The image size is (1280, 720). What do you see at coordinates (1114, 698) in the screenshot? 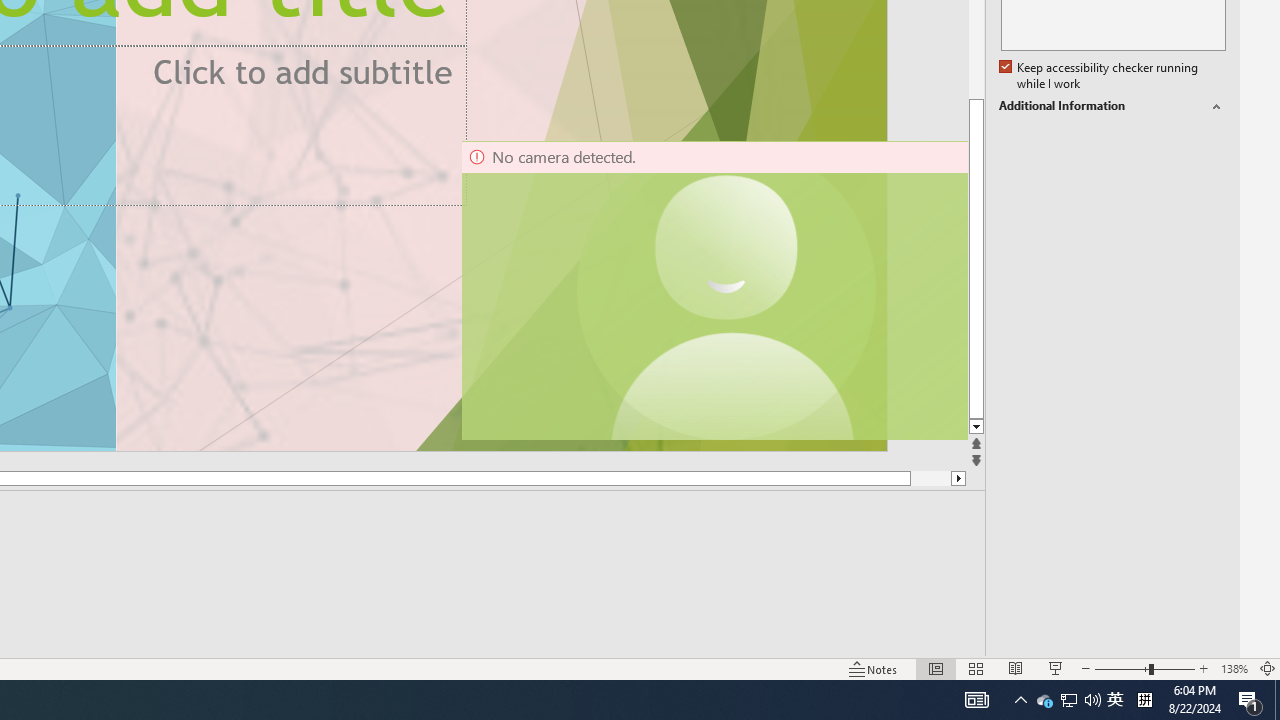
I see `'IME Mode Icon - IME is disabled'` at bounding box center [1114, 698].